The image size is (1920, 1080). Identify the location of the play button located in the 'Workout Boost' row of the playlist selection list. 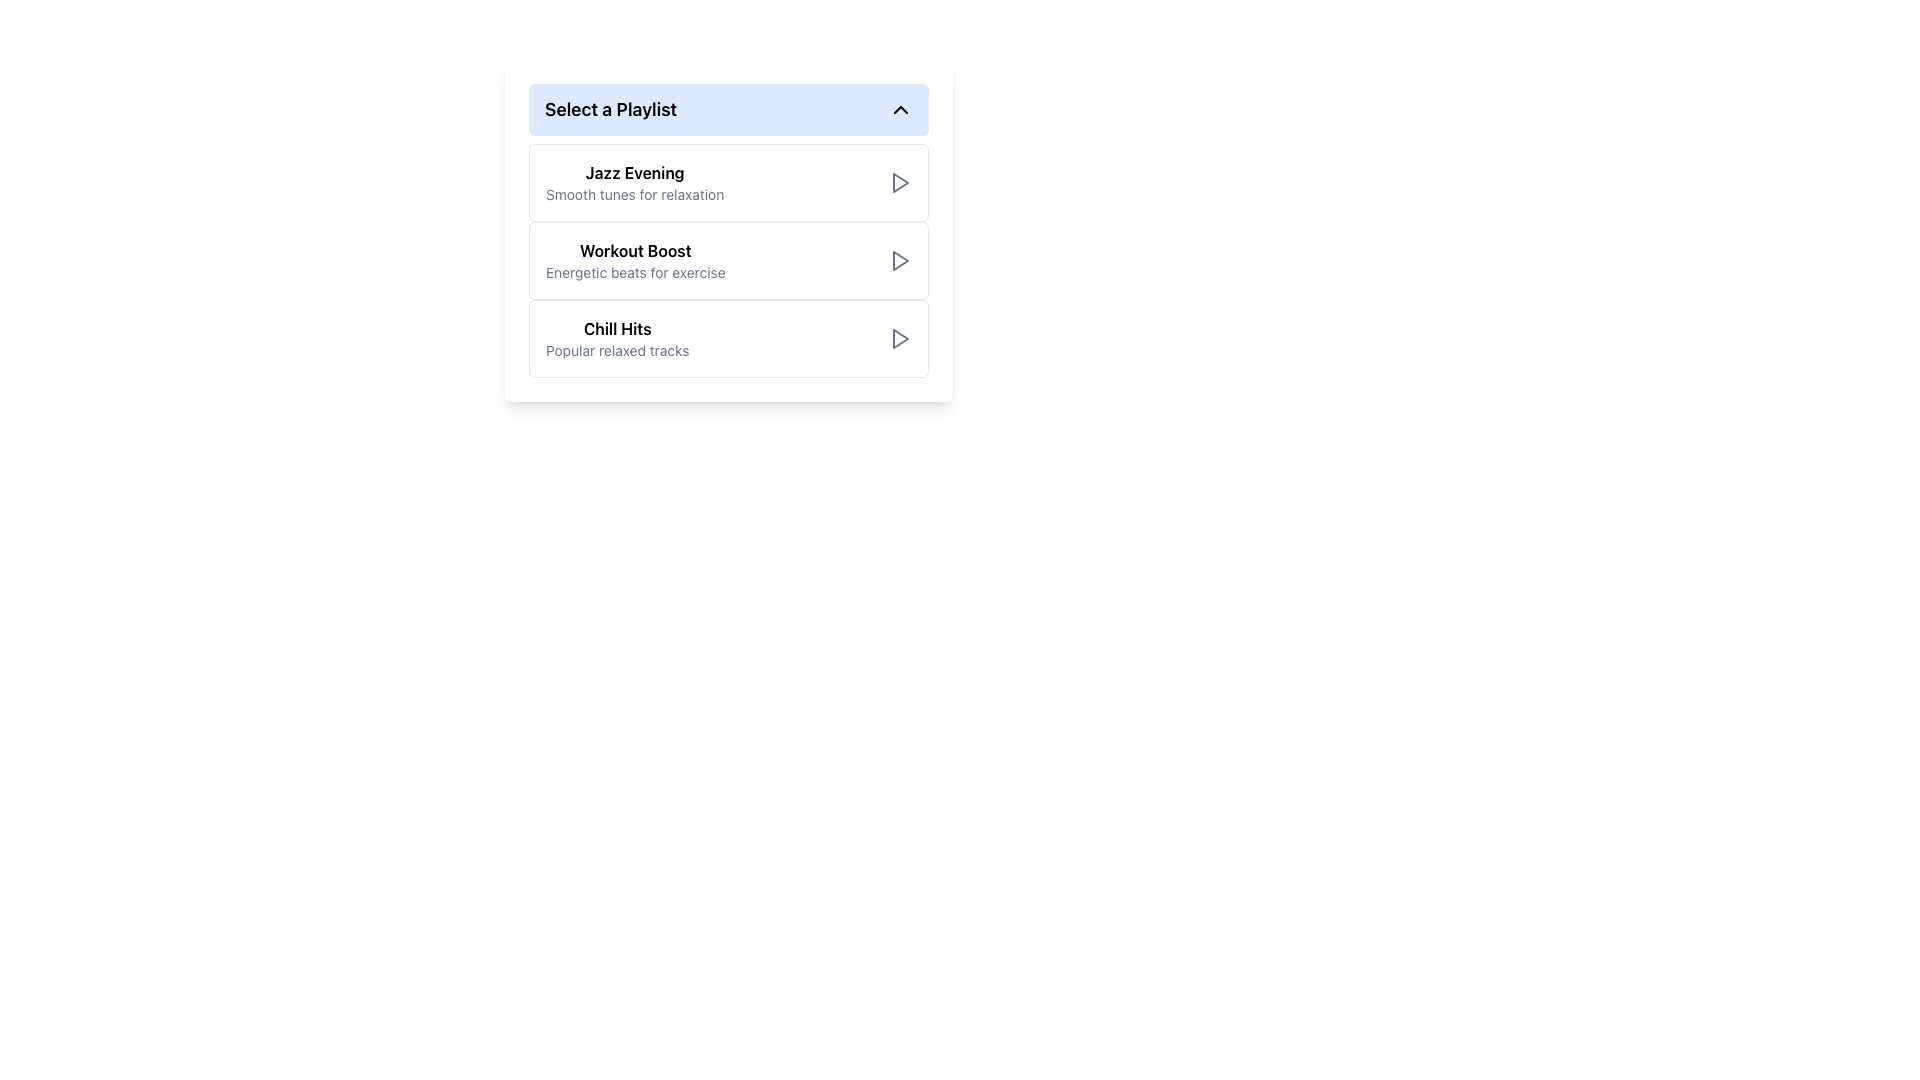
(899, 260).